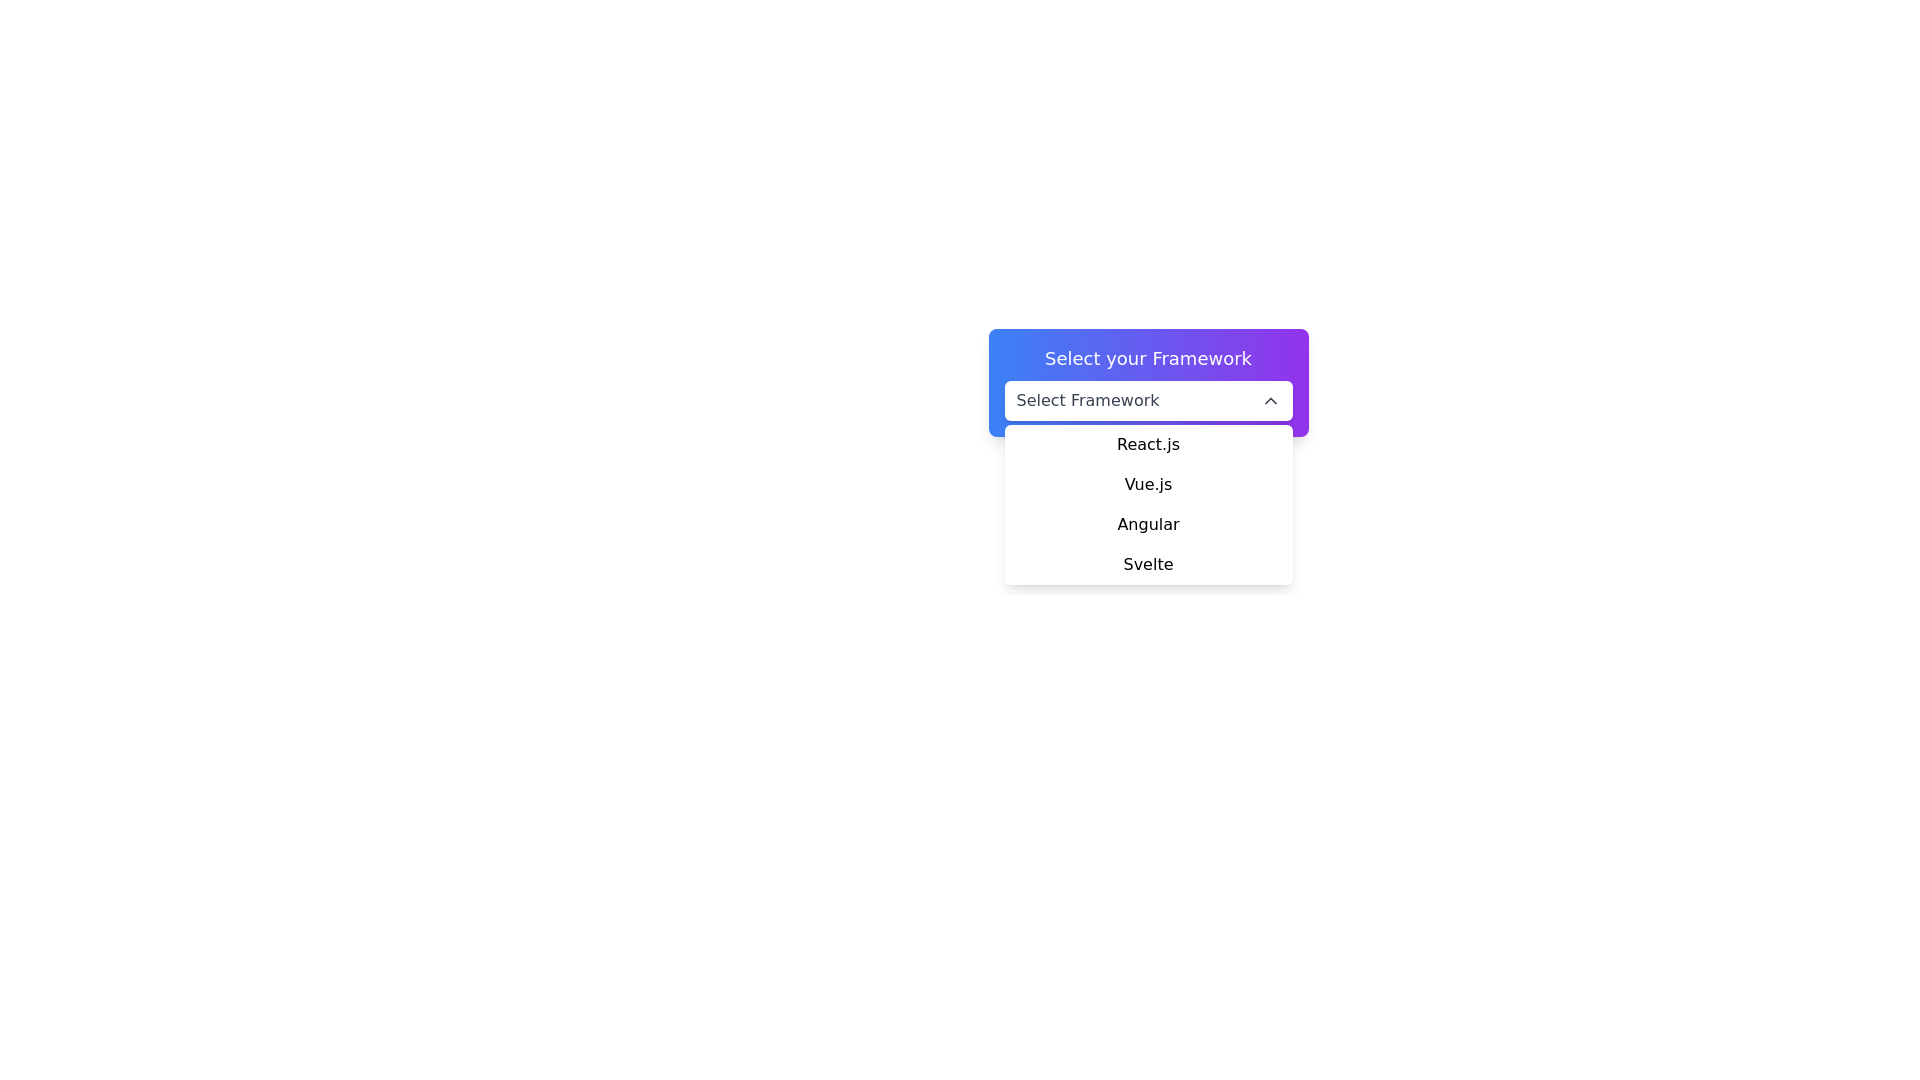  I want to click on an item in the Dropdown menu containing framework names such as 'React.js', 'Vue.js', 'Angular', and 'Svelte', so click(1148, 504).